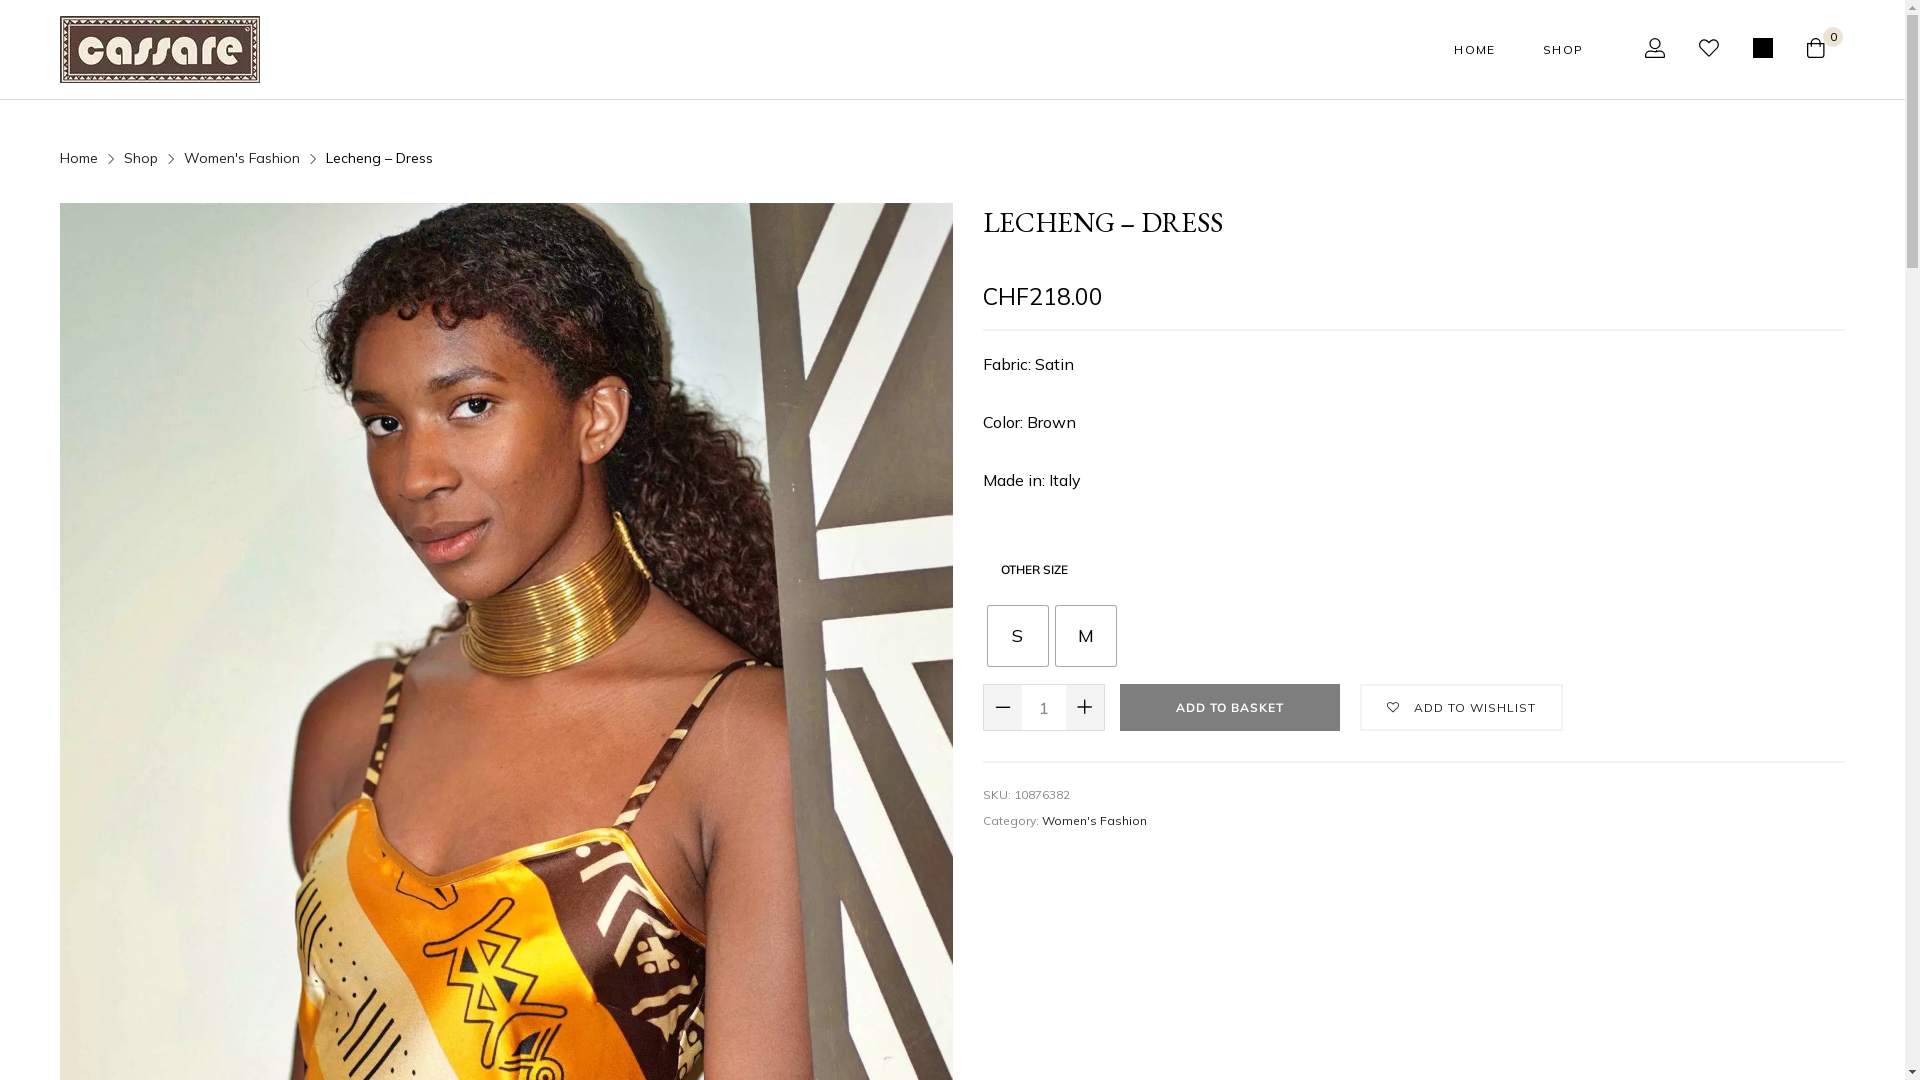 Image resolution: width=1920 pixels, height=1080 pixels. I want to click on 'ADD TO BASKET', so click(1228, 706).